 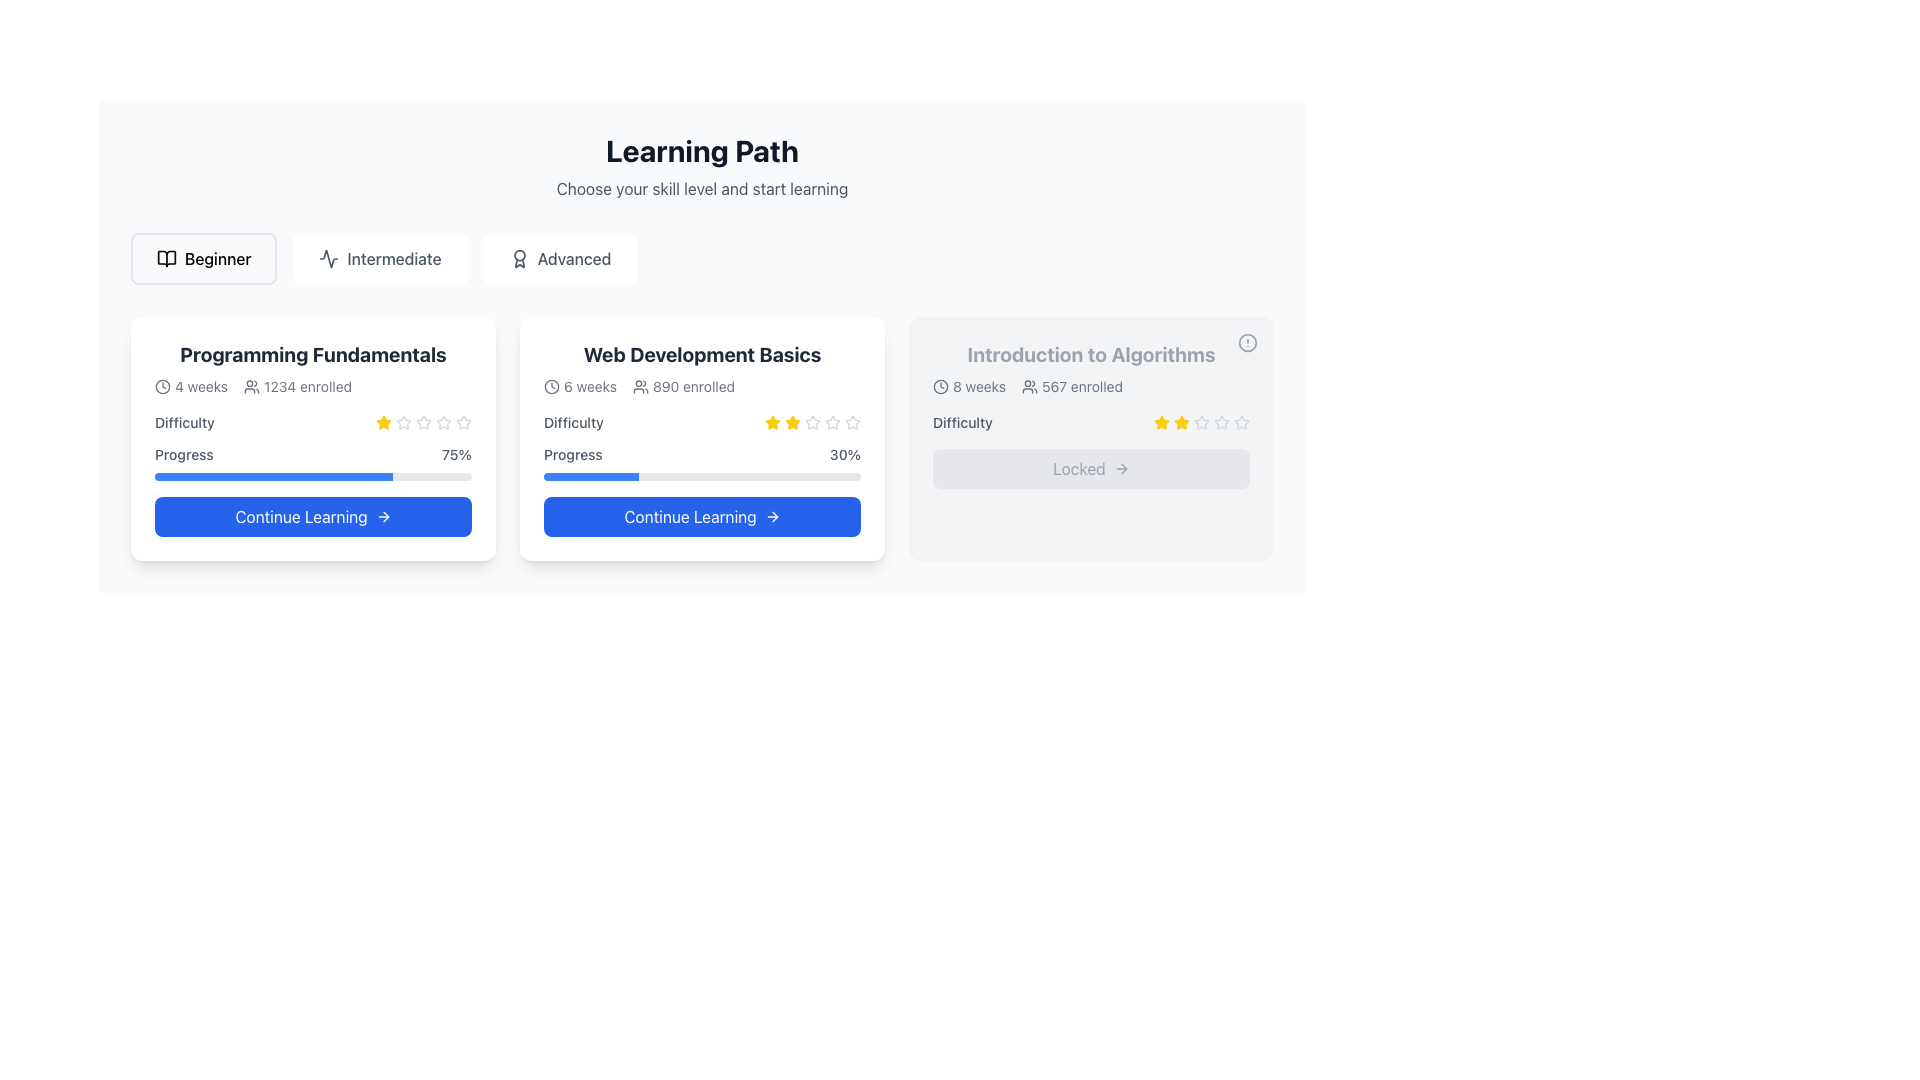 What do you see at coordinates (455, 455) in the screenshot?
I see `the statistical indicator for progress located in the bottom section of the 'Programming Fundamentals' card, immediately to the right of the word 'Progress'` at bounding box center [455, 455].